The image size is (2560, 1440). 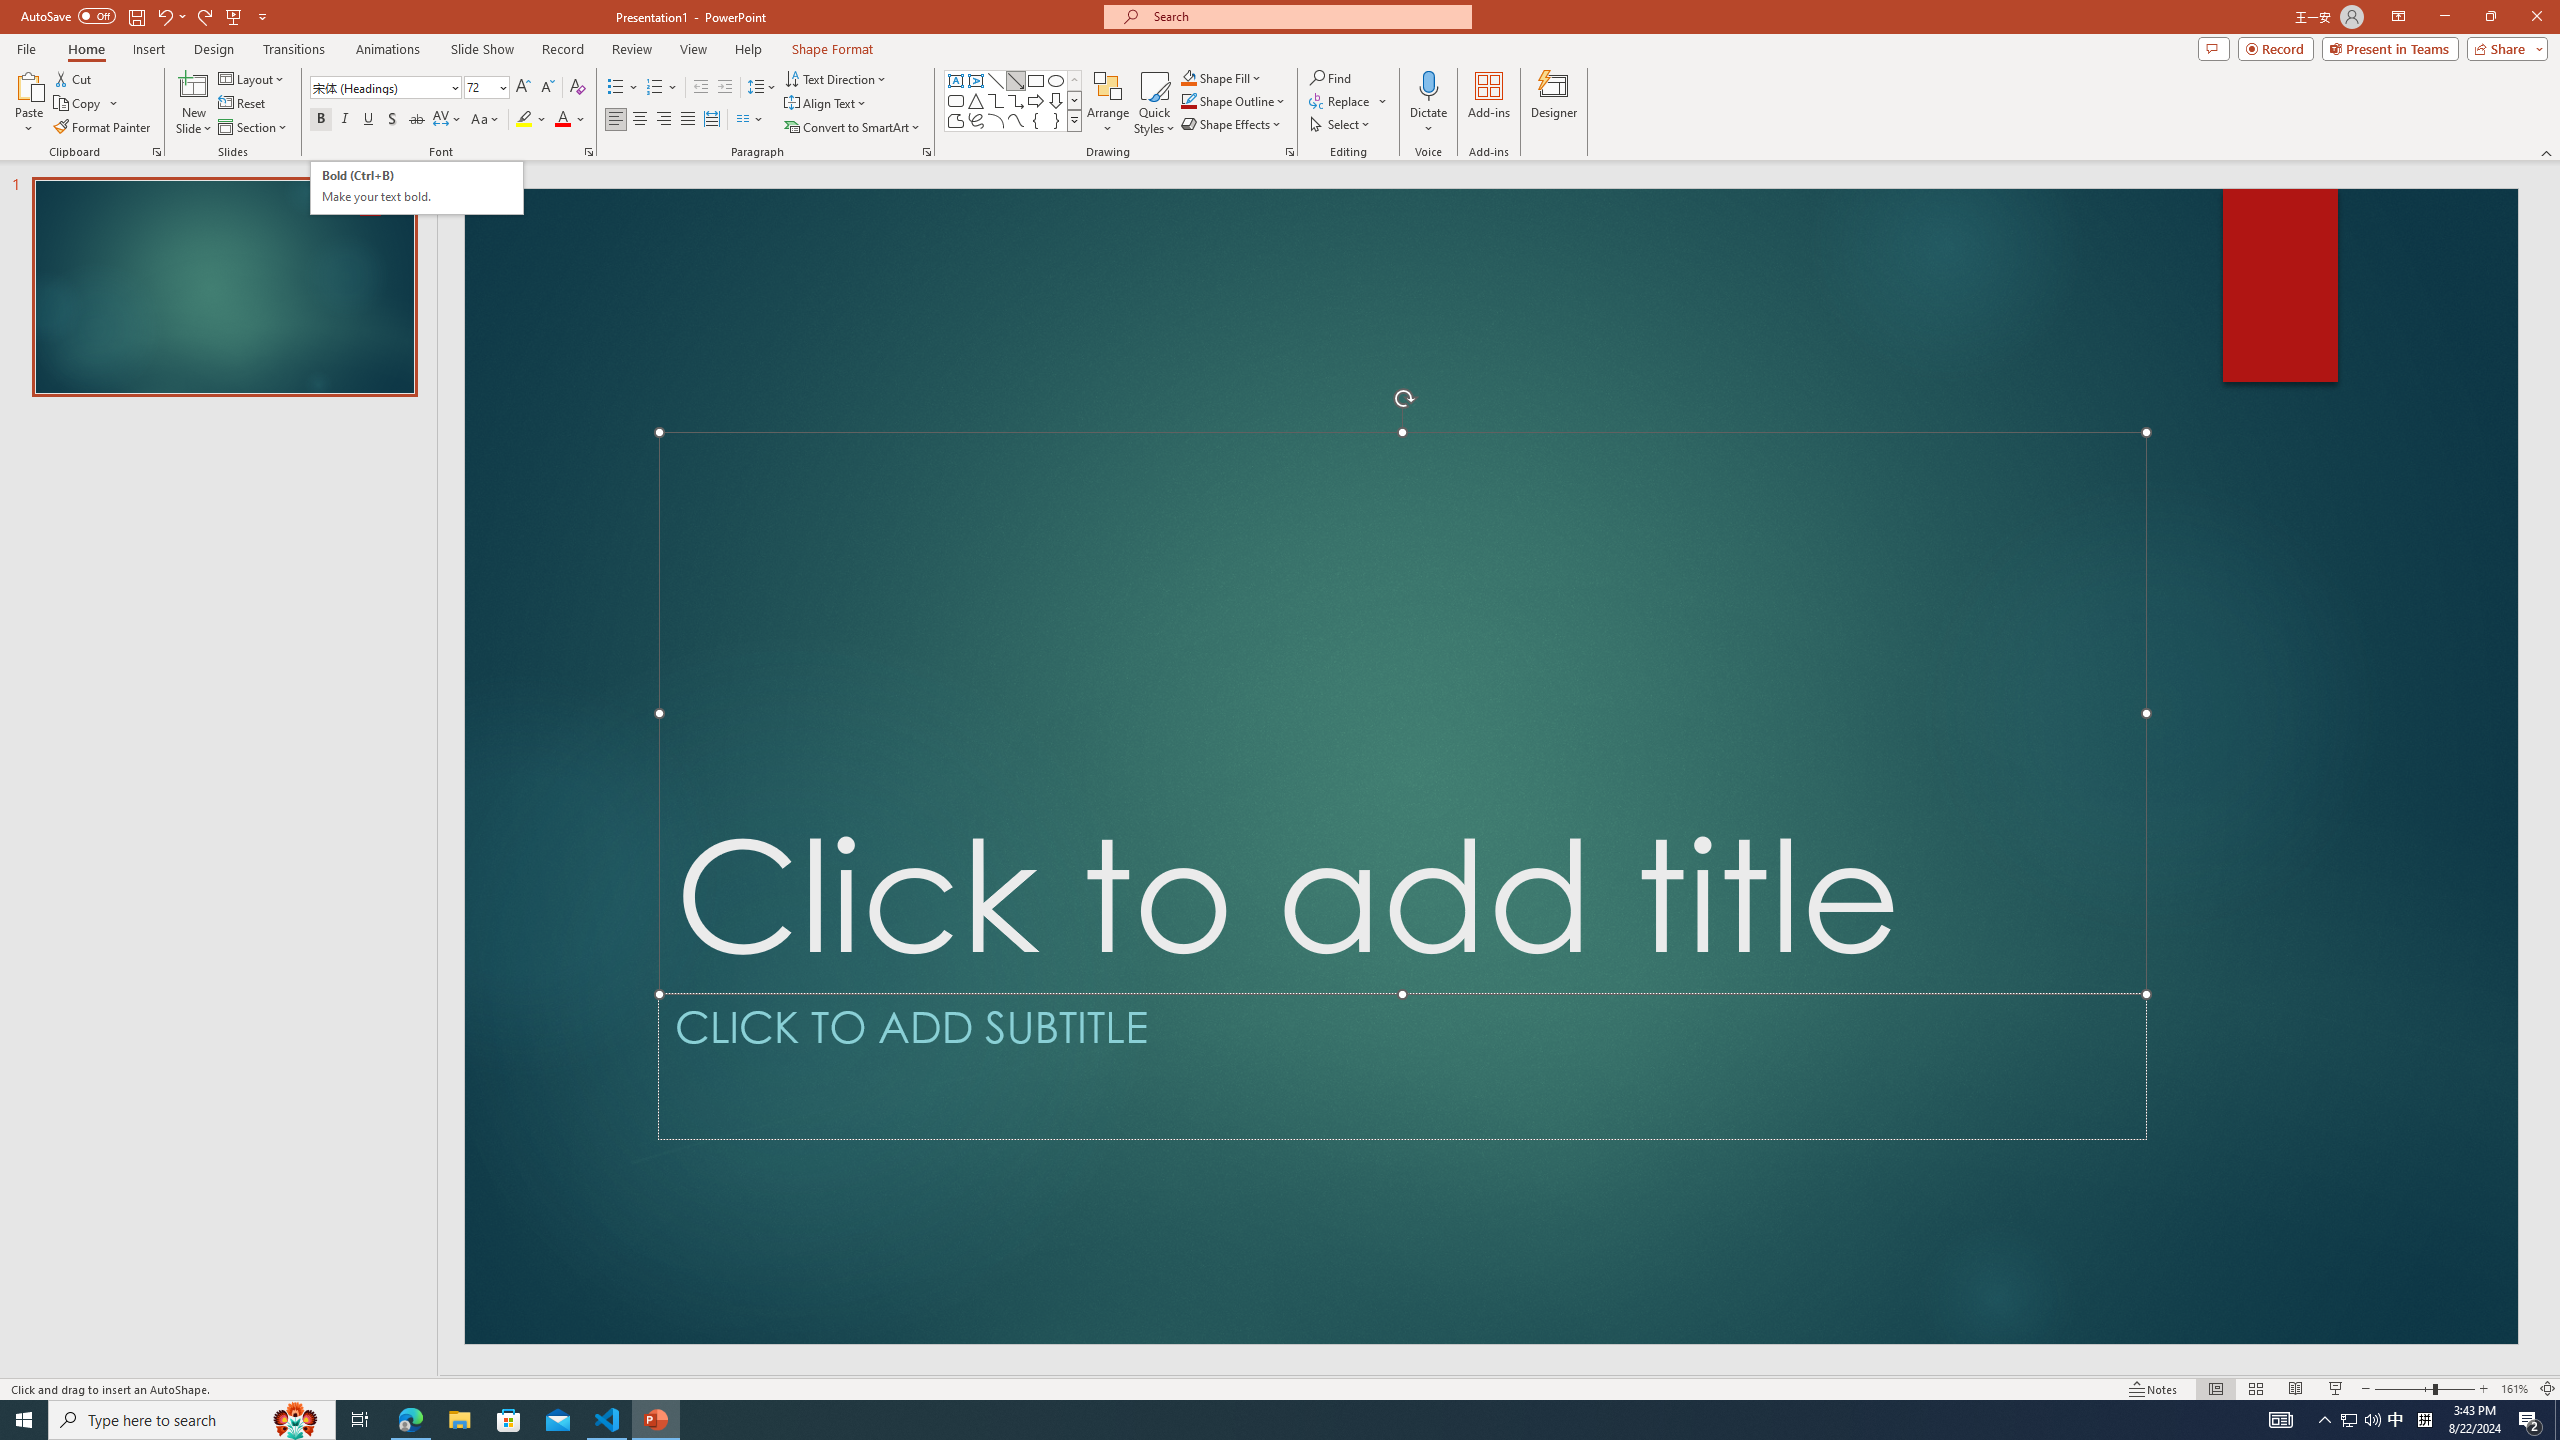 I want to click on 'Shape Effects', so click(x=1231, y=122).